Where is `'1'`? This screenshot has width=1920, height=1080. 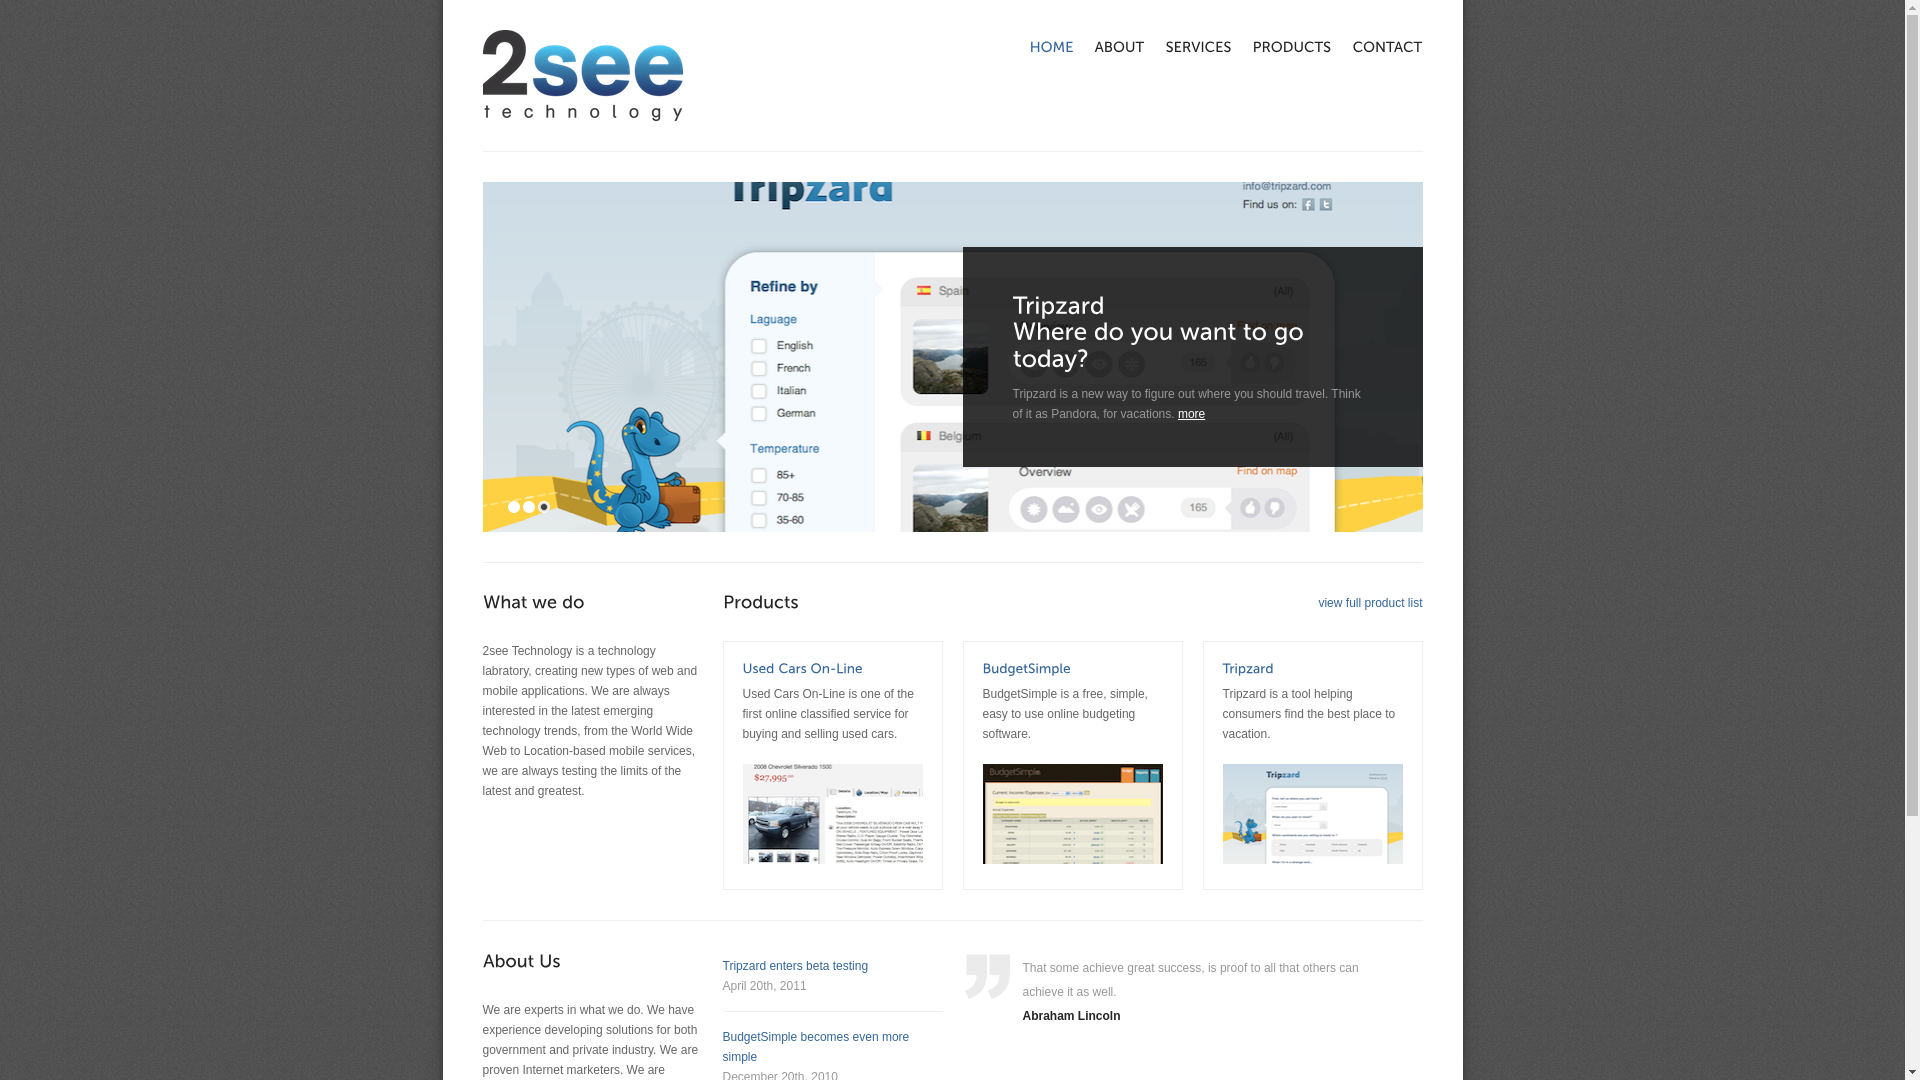
'1' is located at coordinates (513, 505).